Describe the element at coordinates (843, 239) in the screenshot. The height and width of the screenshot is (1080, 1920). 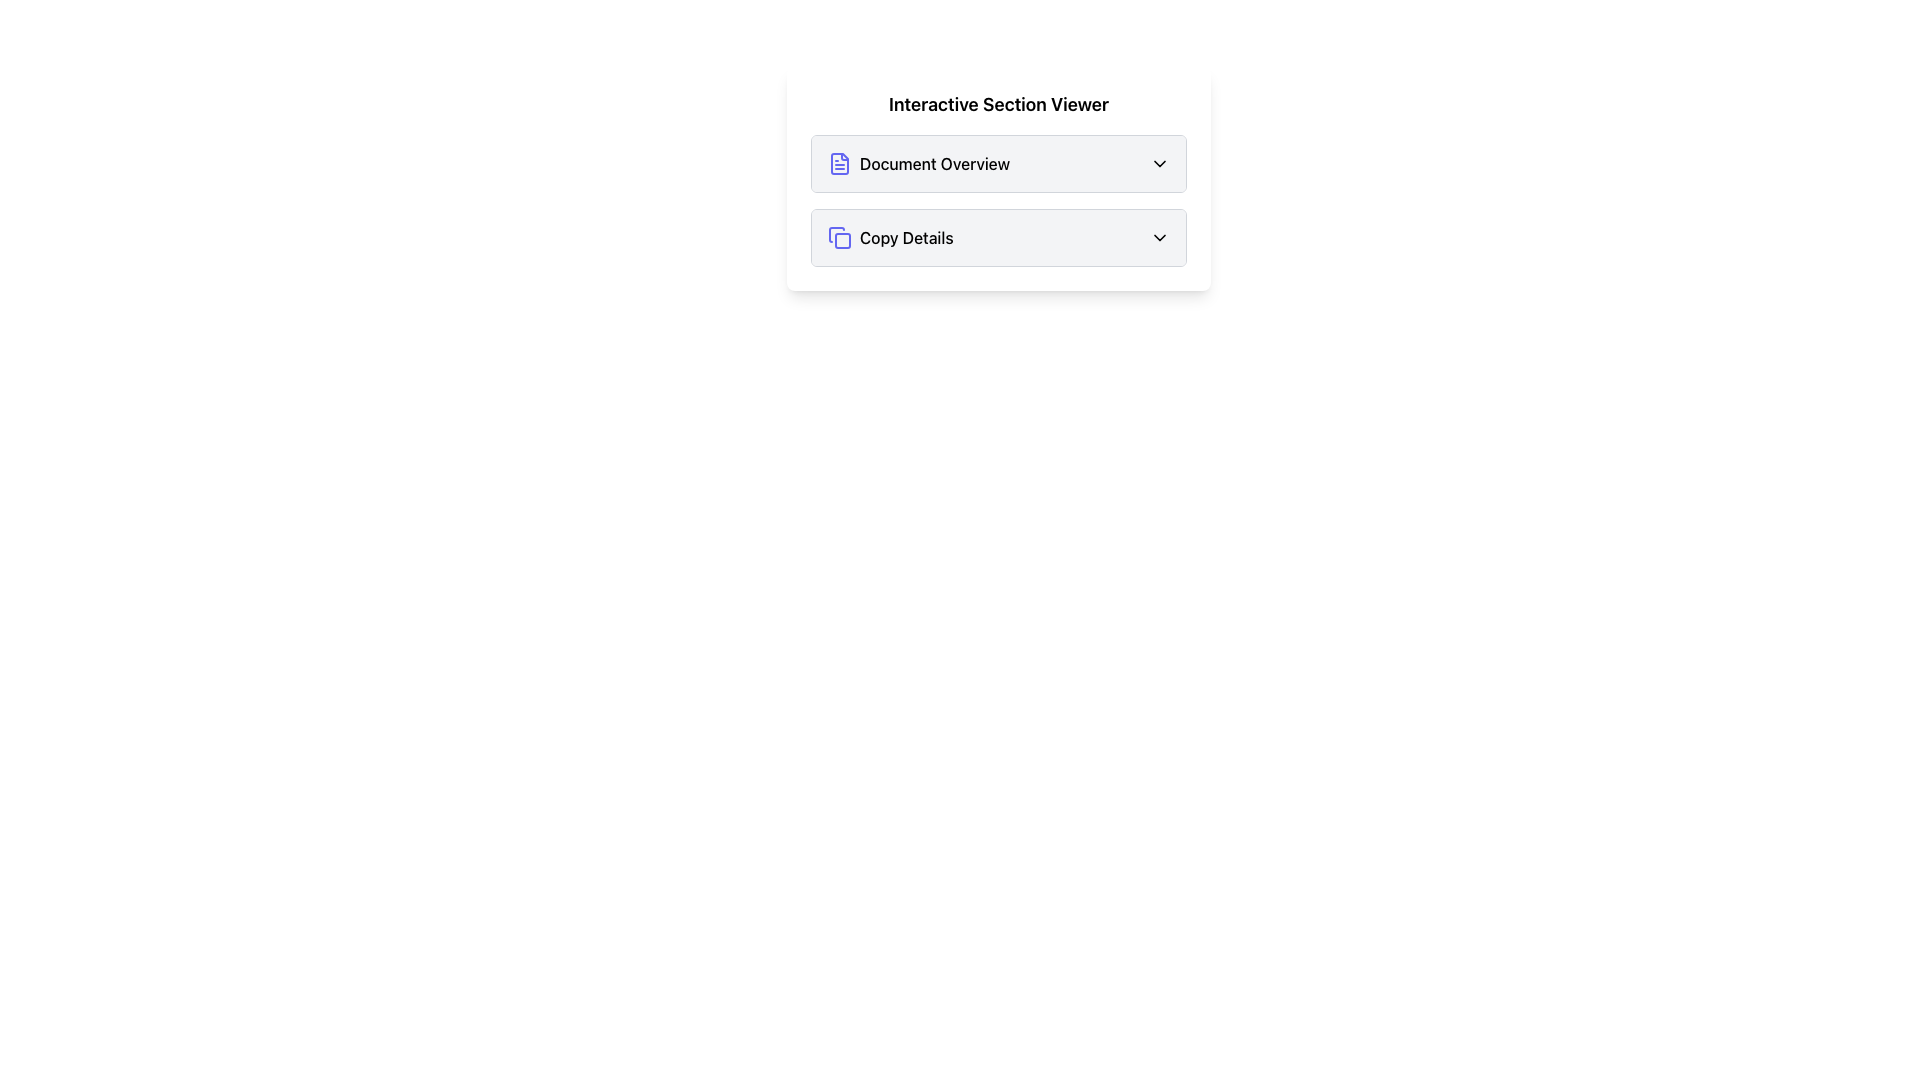
I see `the small light gray rectangle with rounded corners inside the 'Copy Details' button, which is positioned to the left of the button label` at that location.